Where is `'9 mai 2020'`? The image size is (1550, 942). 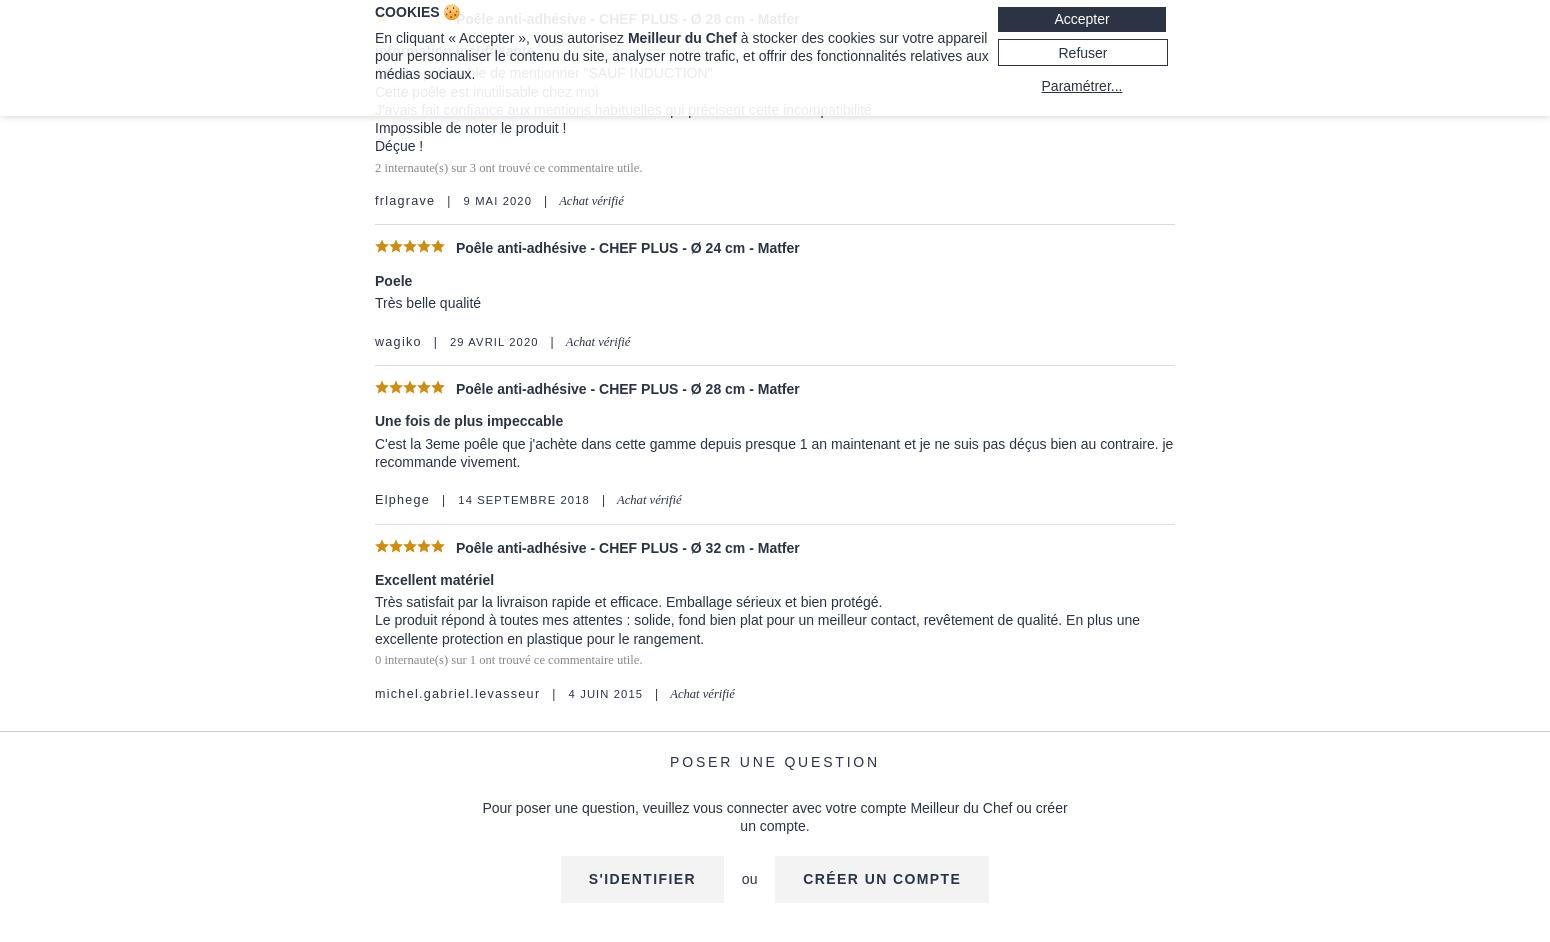 '9 mai 2020' is located at coordinates (462, 201).